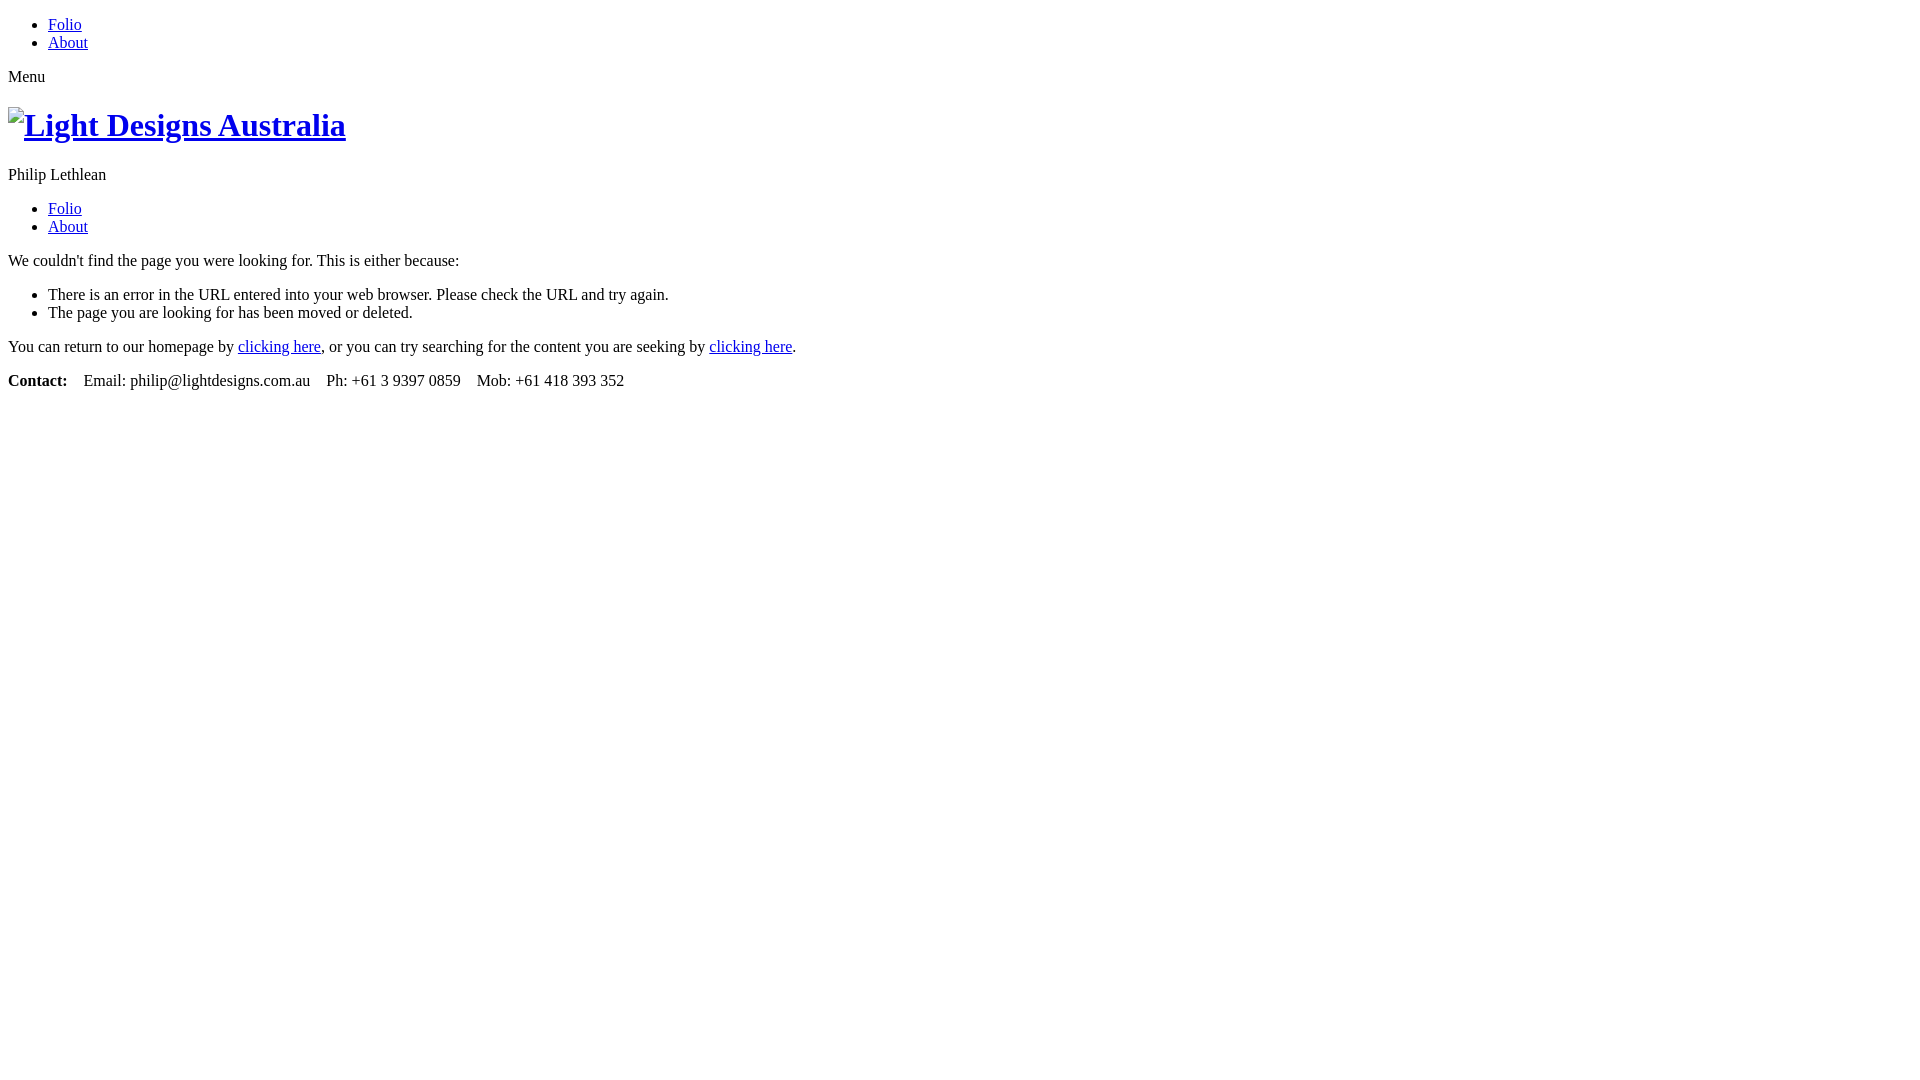 The width and height of the screenshot is (1920, 1080). Describe the element at coordinates (67, 42) in the screenshot. I see `'About'` at that location.